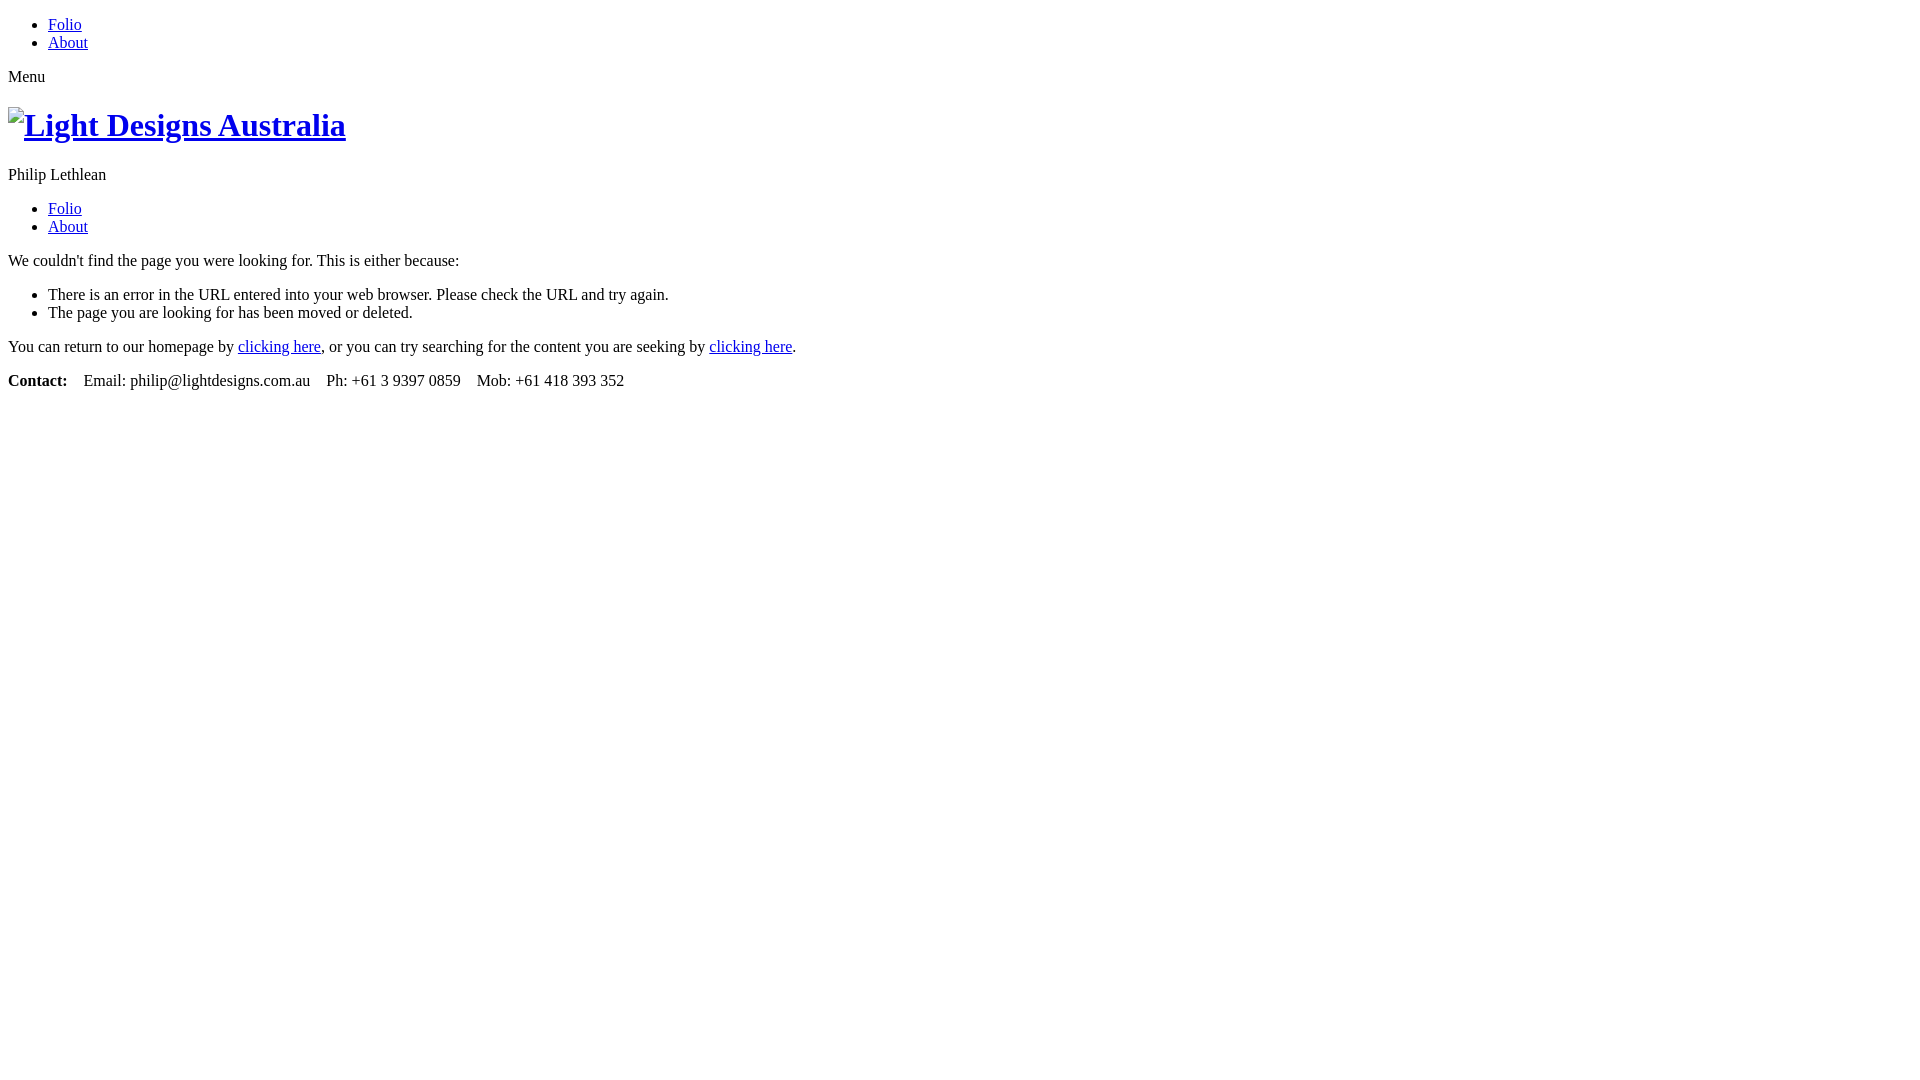 The width and height of the screenshot is (1920, 1080). Describe the element at coordinates (67, 42) in the screenshot. I see `'About'` at that location.